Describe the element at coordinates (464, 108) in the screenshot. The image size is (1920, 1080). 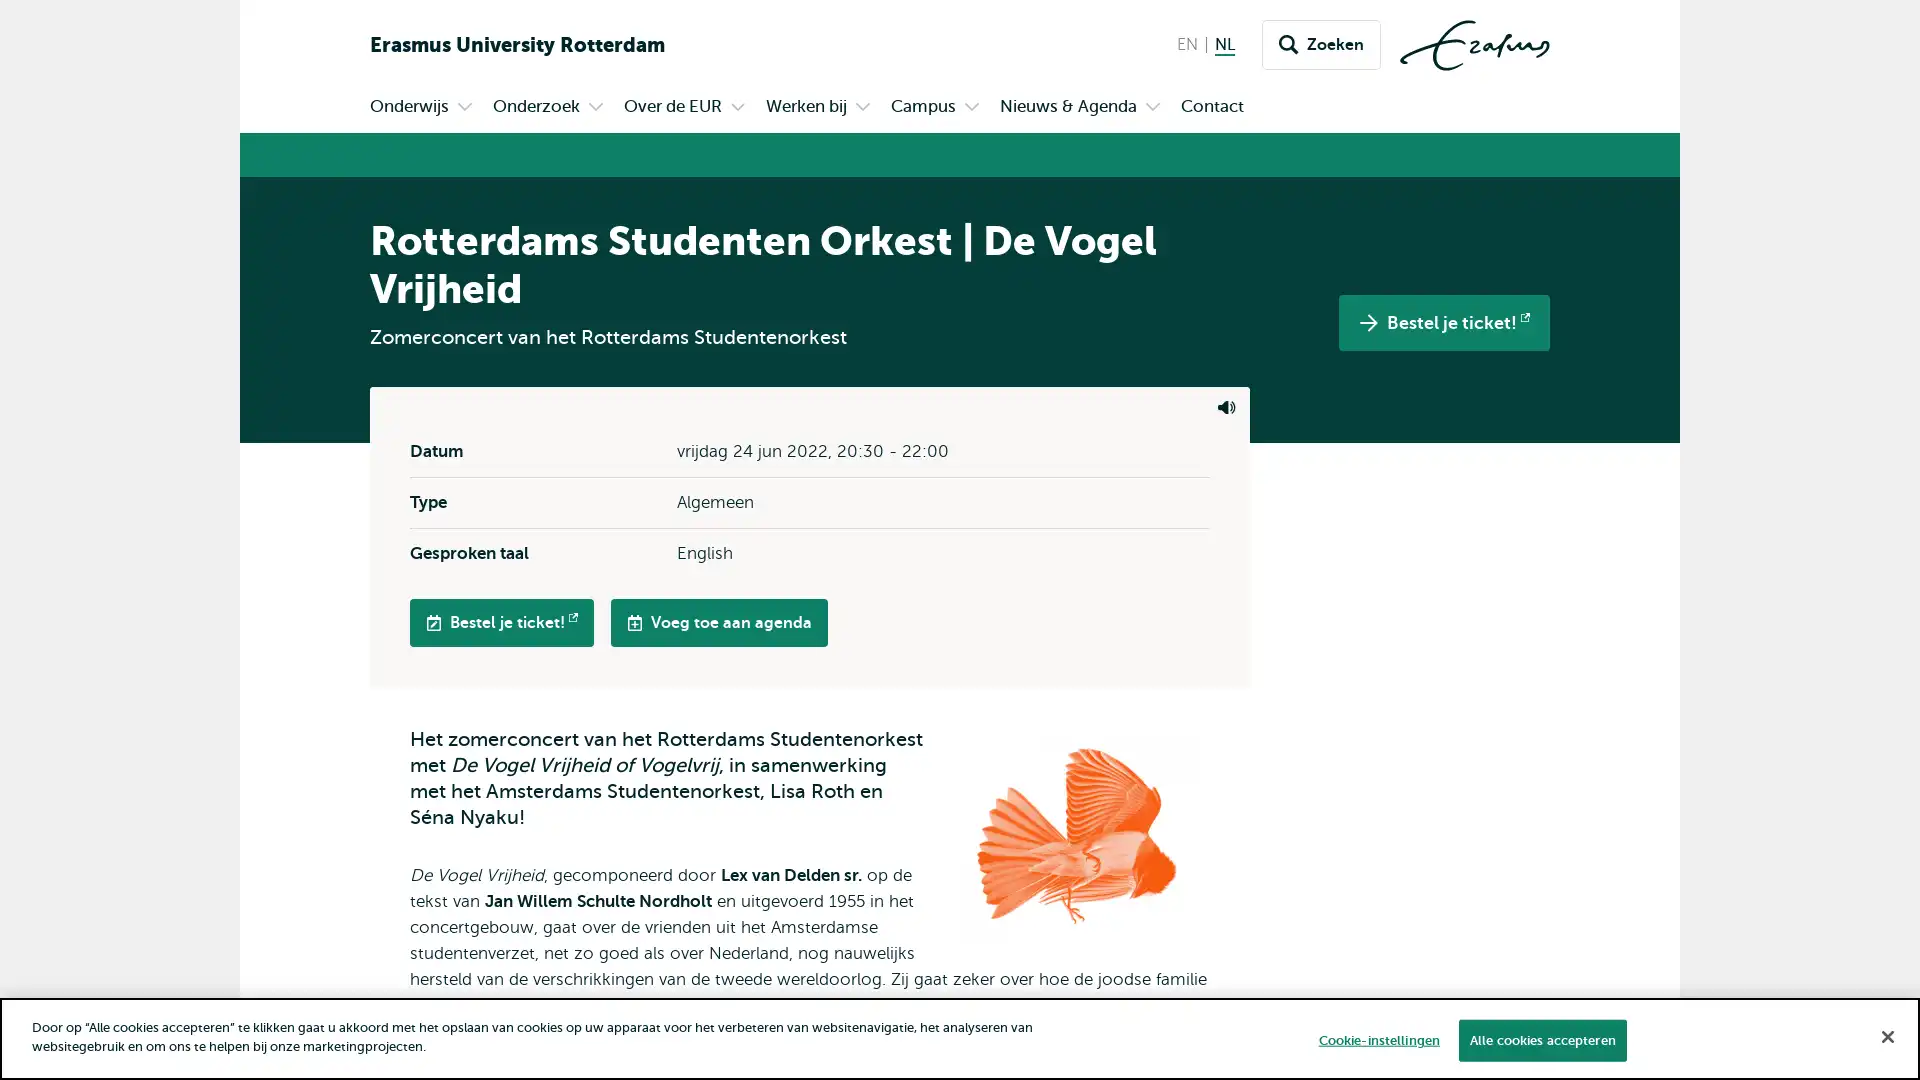
I see `Open submenu` at that location.